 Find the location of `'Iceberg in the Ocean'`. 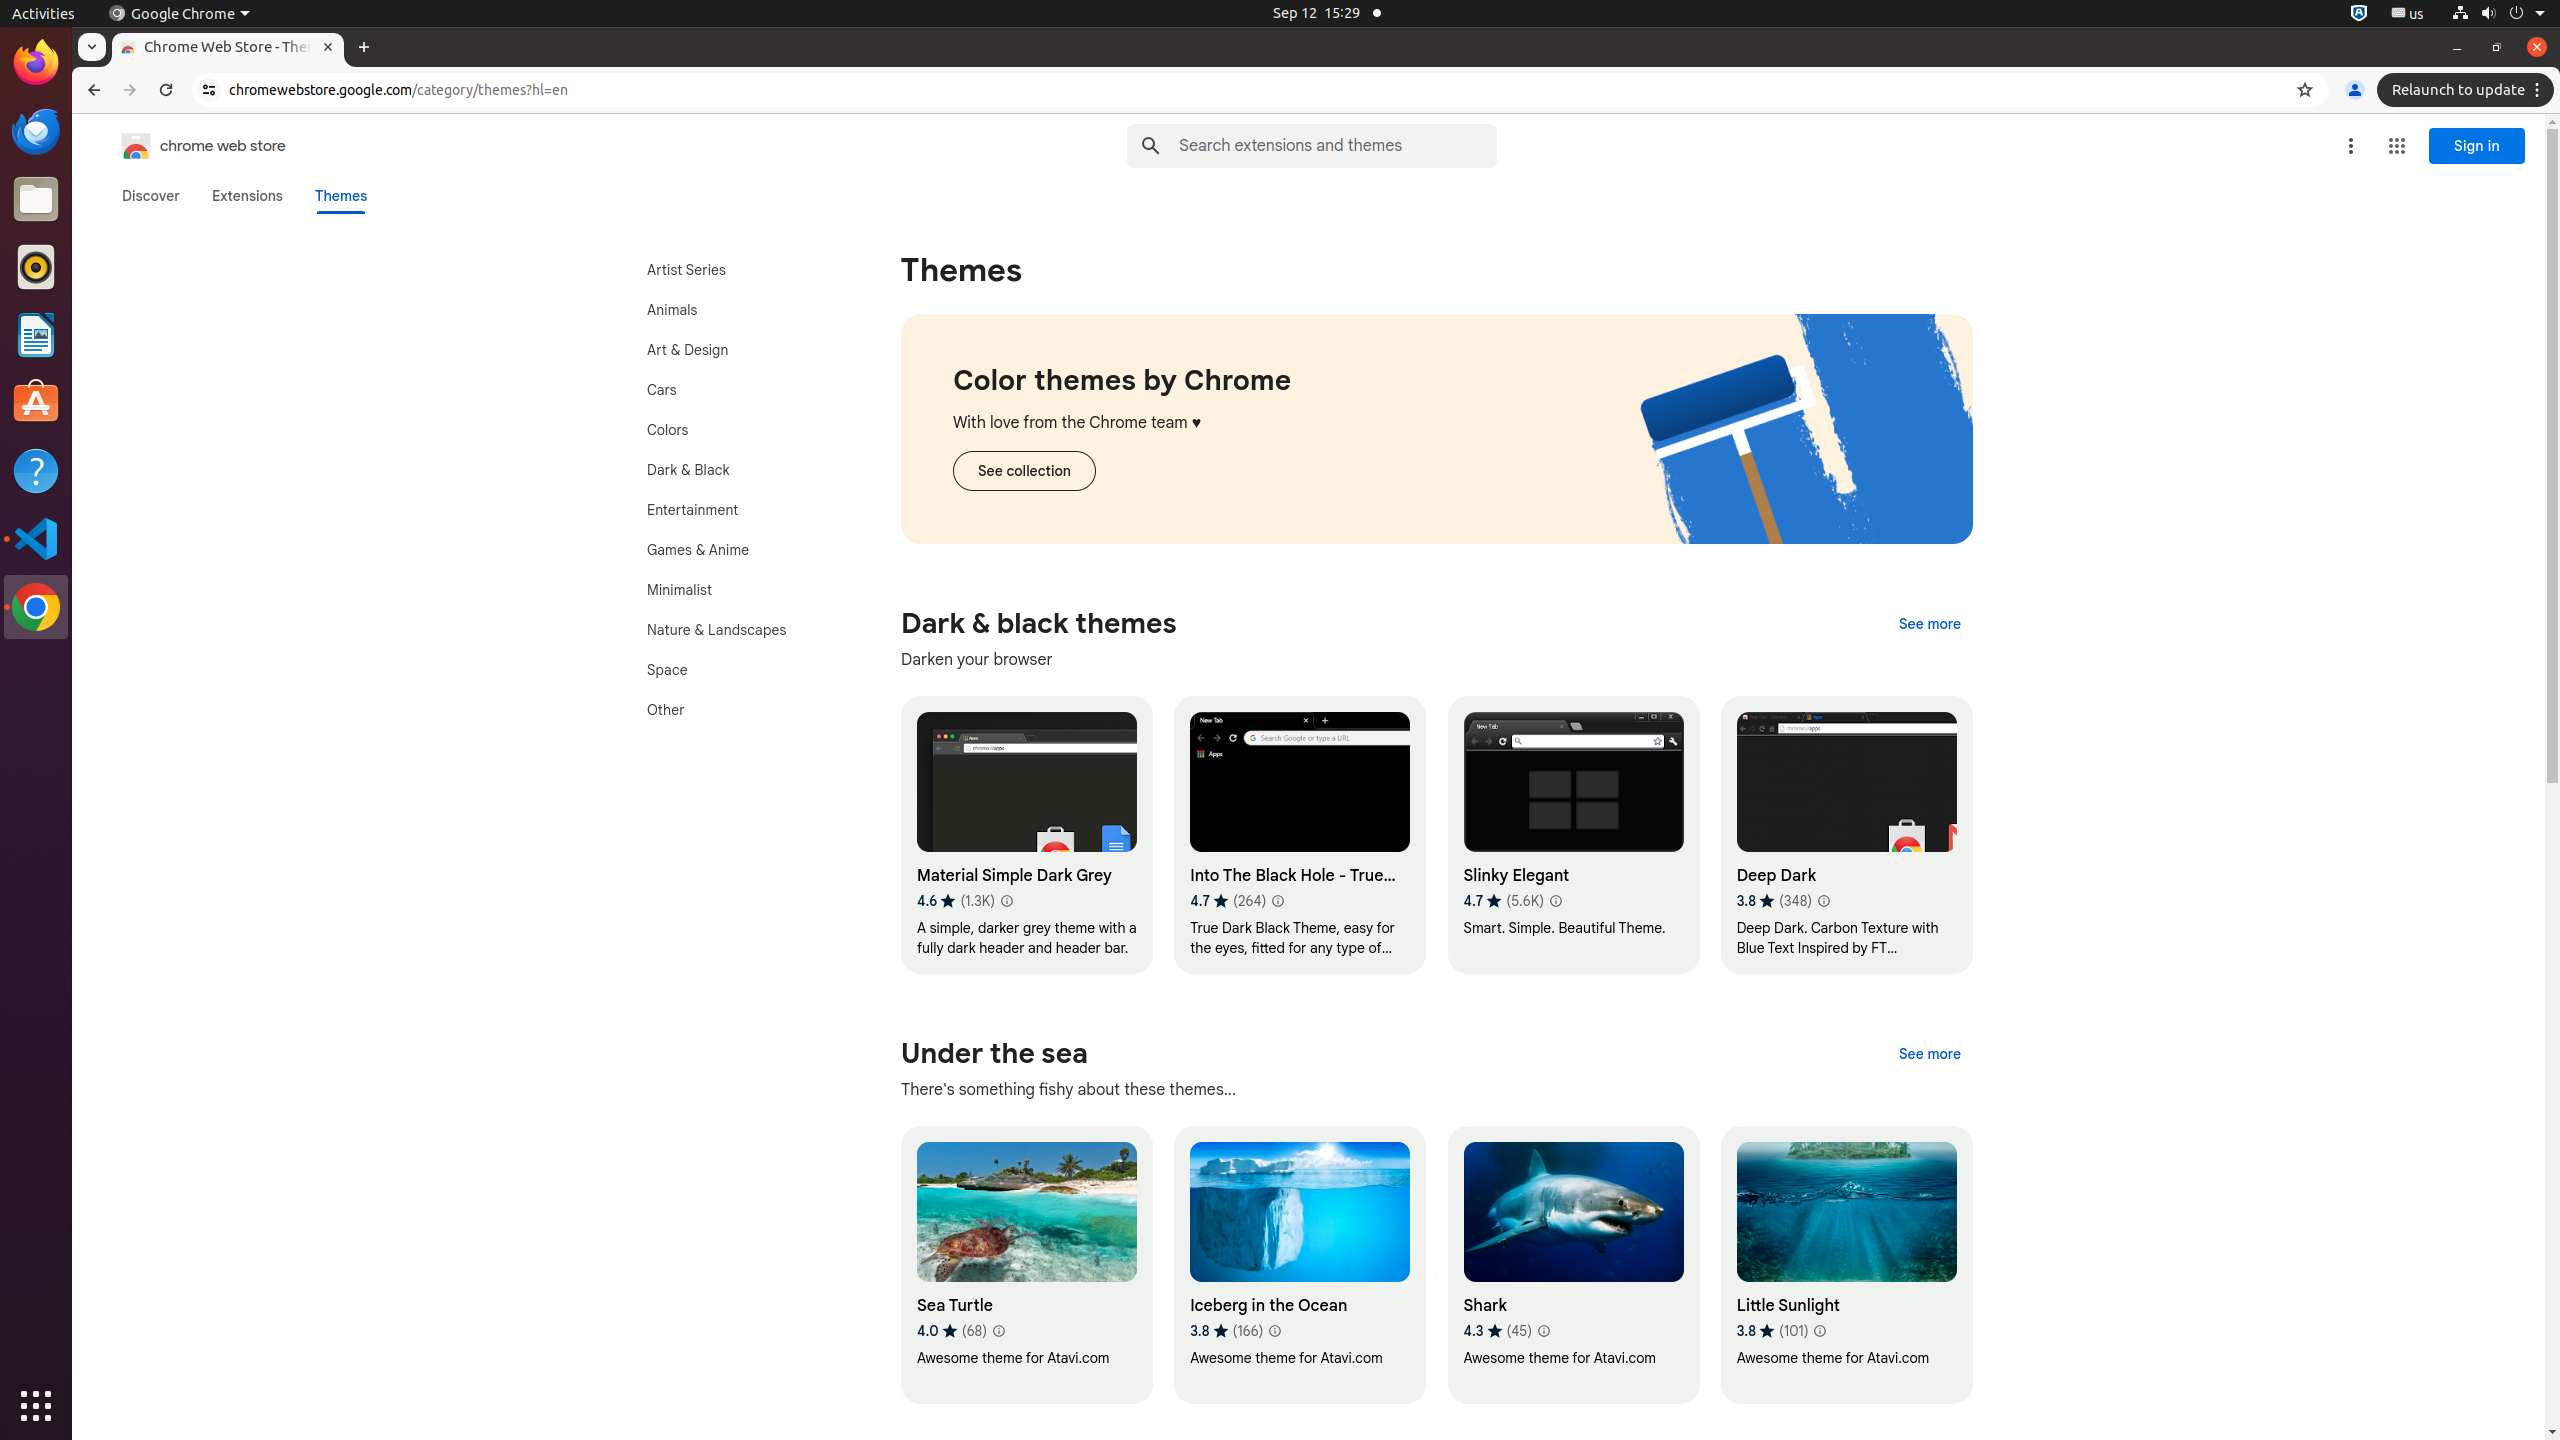

'Iceberg in the Ocean' is located at coordinates (1299, 1264).